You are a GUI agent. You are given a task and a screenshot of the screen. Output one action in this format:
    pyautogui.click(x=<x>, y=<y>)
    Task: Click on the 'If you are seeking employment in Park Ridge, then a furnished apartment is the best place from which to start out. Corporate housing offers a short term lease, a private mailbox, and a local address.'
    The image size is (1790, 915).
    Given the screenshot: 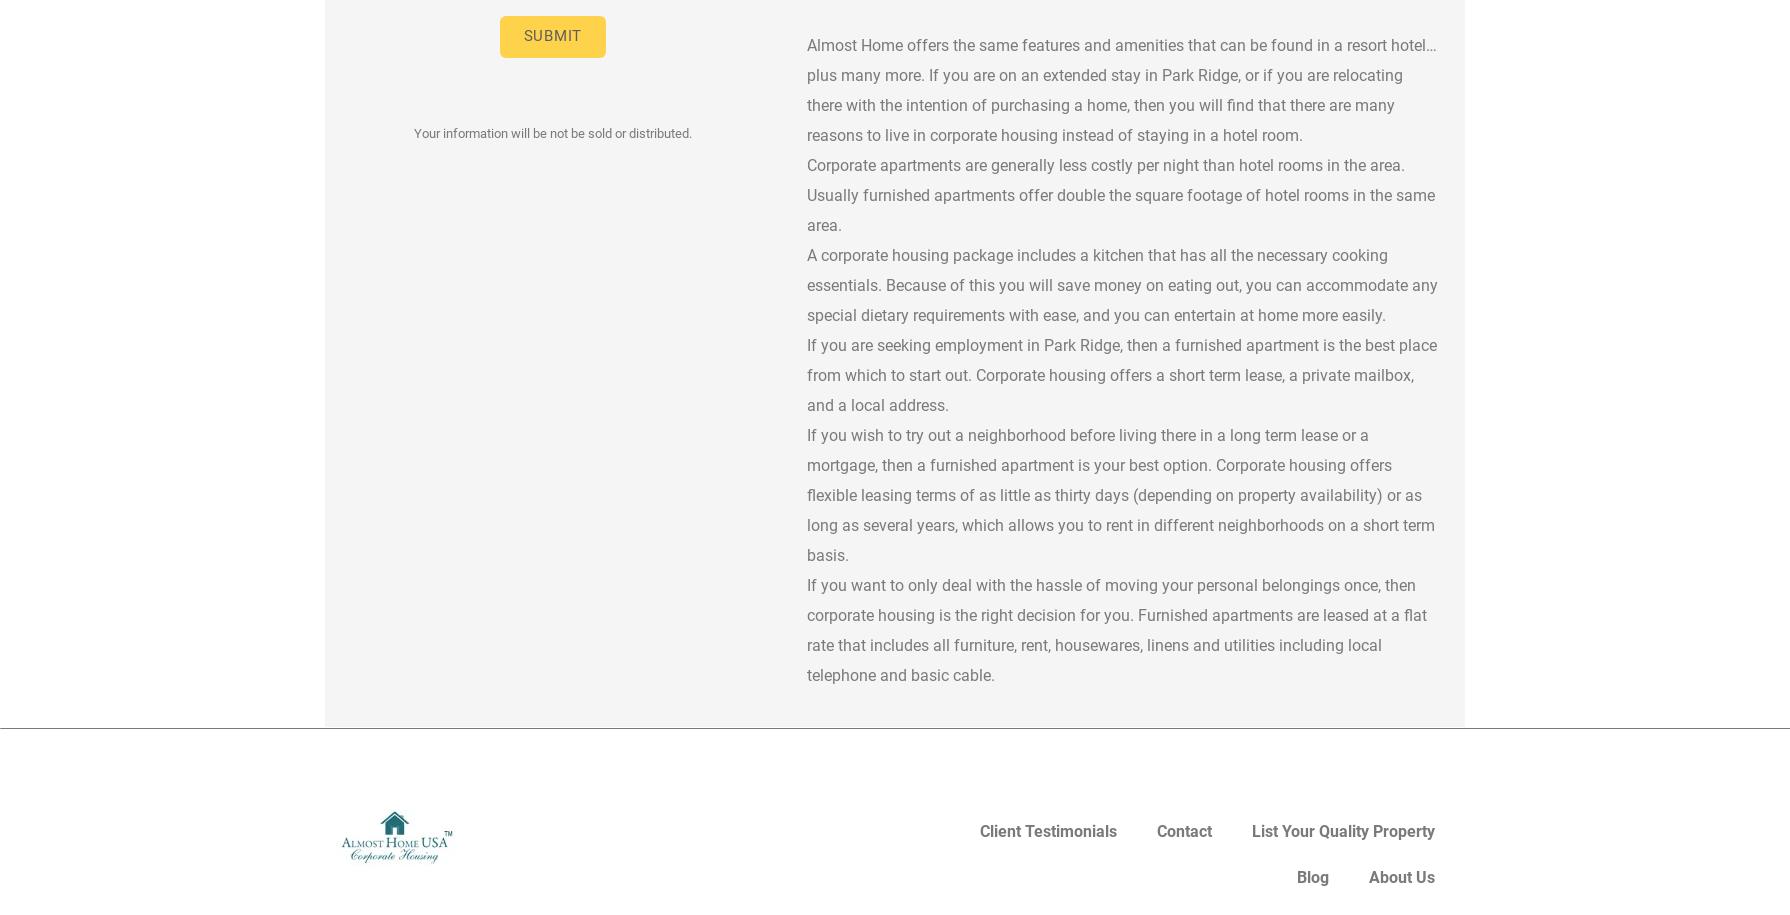 What is the action you would take?
    pyautogui.click(x=1121, y=374)
    